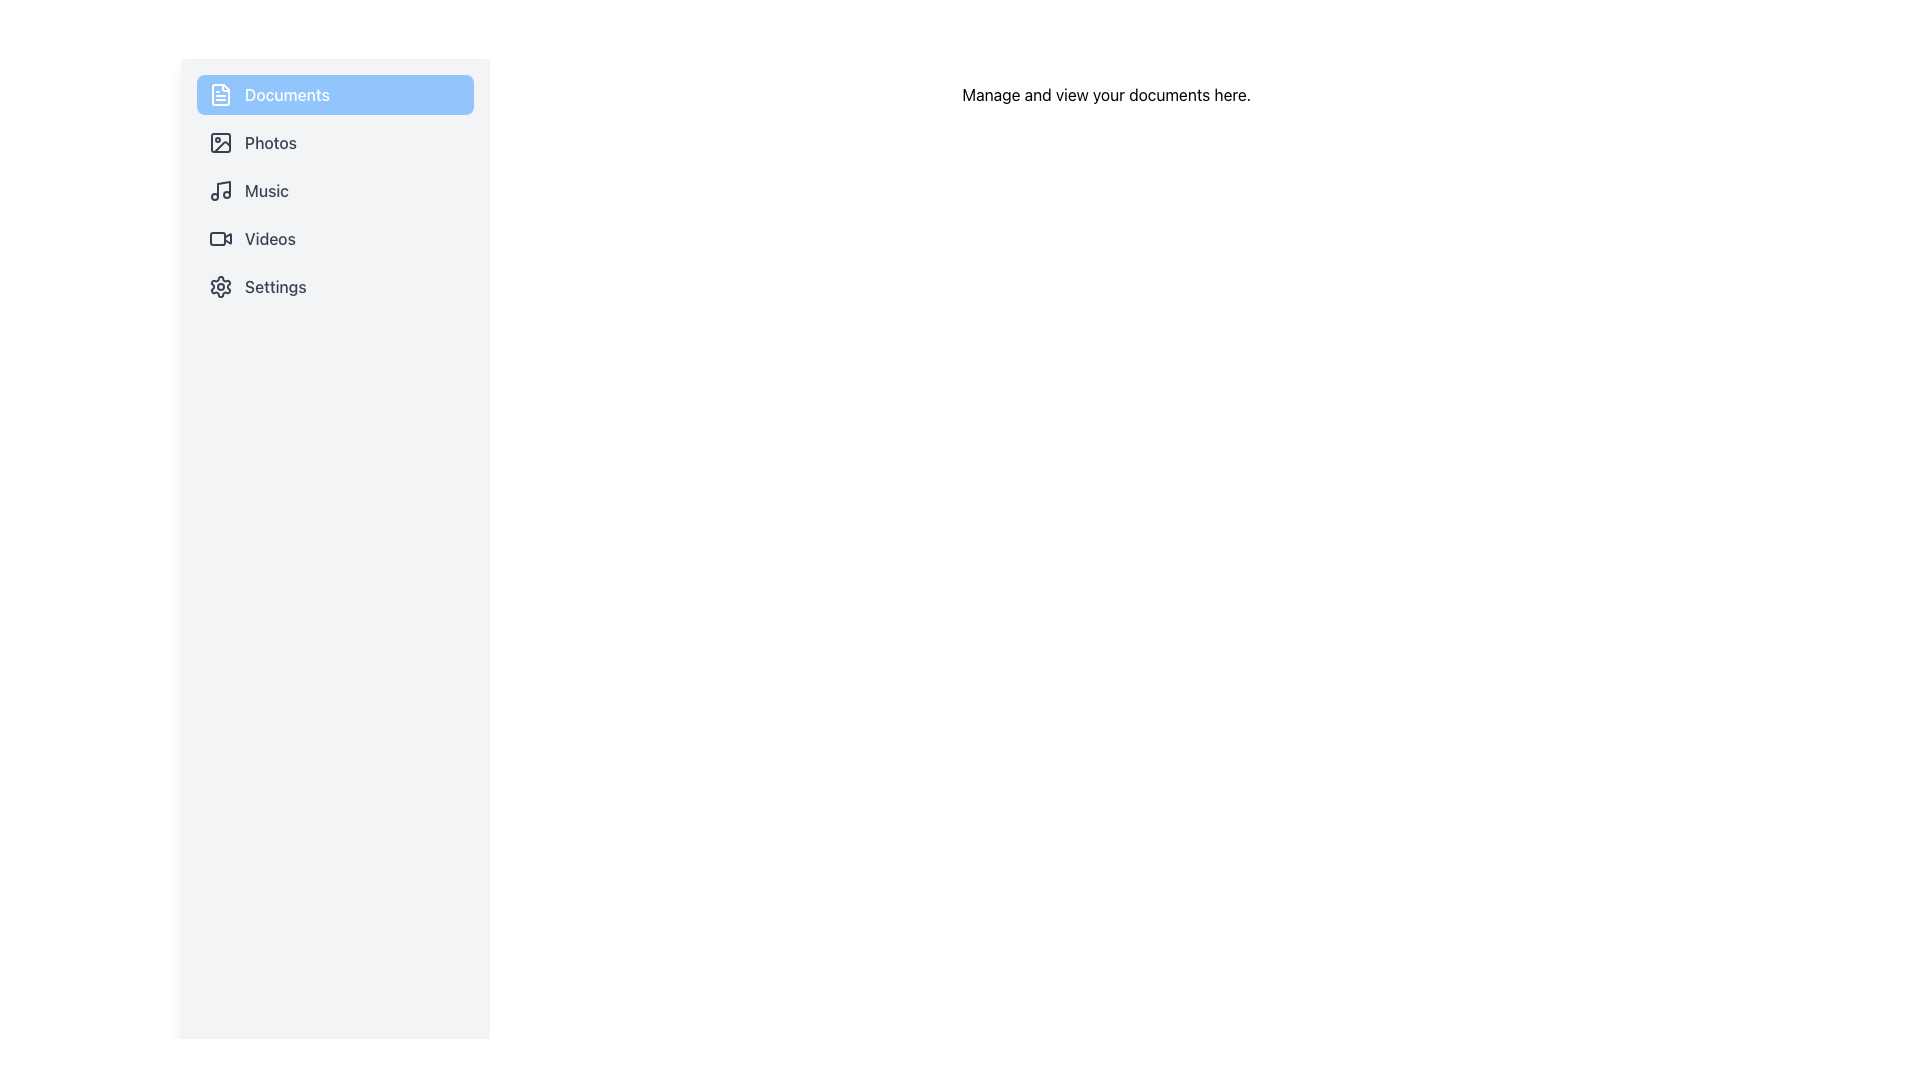 This screenshot has height=1080, width=1920. Describe the element at coordinates (220, 238) in the screenshot. I see `the 'Videos' icon located in the vertical navigation menu, which is positioned to the left of the 'Videos' text` at that location.